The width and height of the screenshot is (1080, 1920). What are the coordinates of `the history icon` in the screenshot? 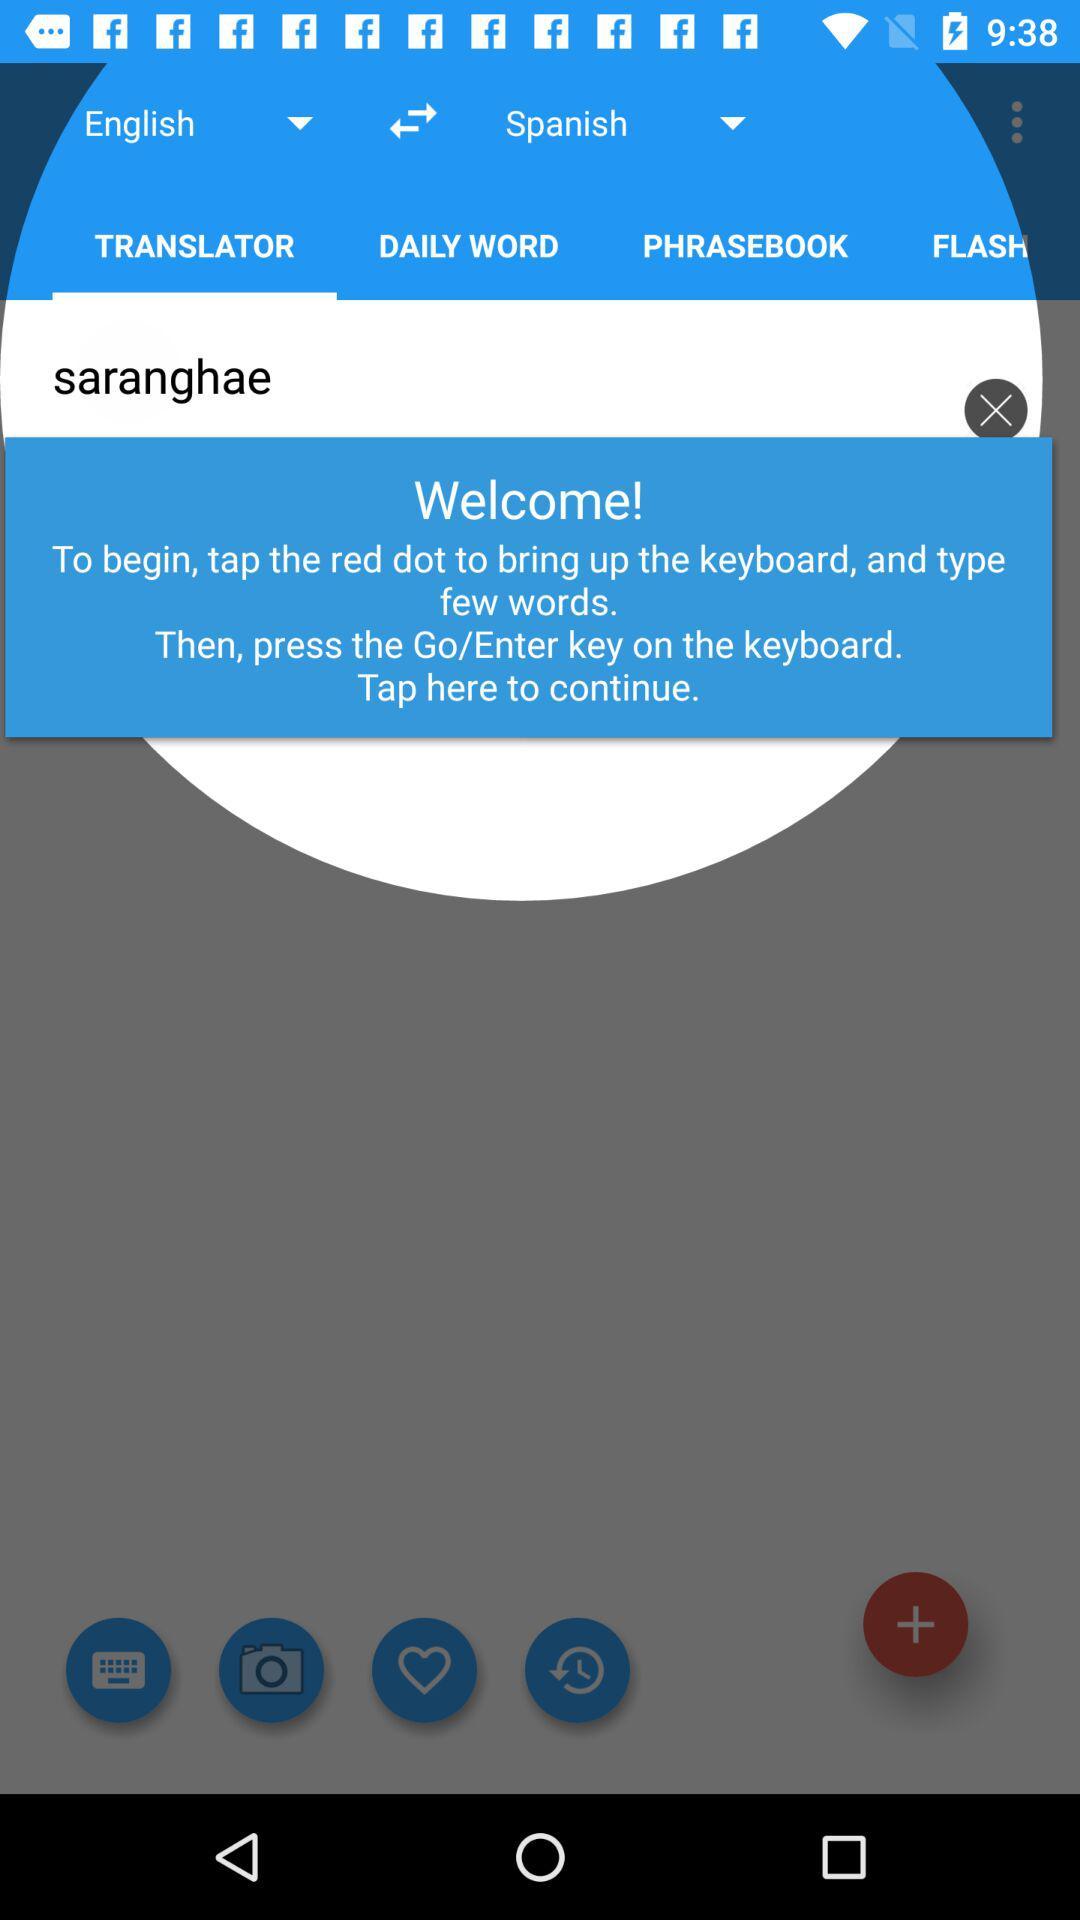 It's located at (577, 1670).